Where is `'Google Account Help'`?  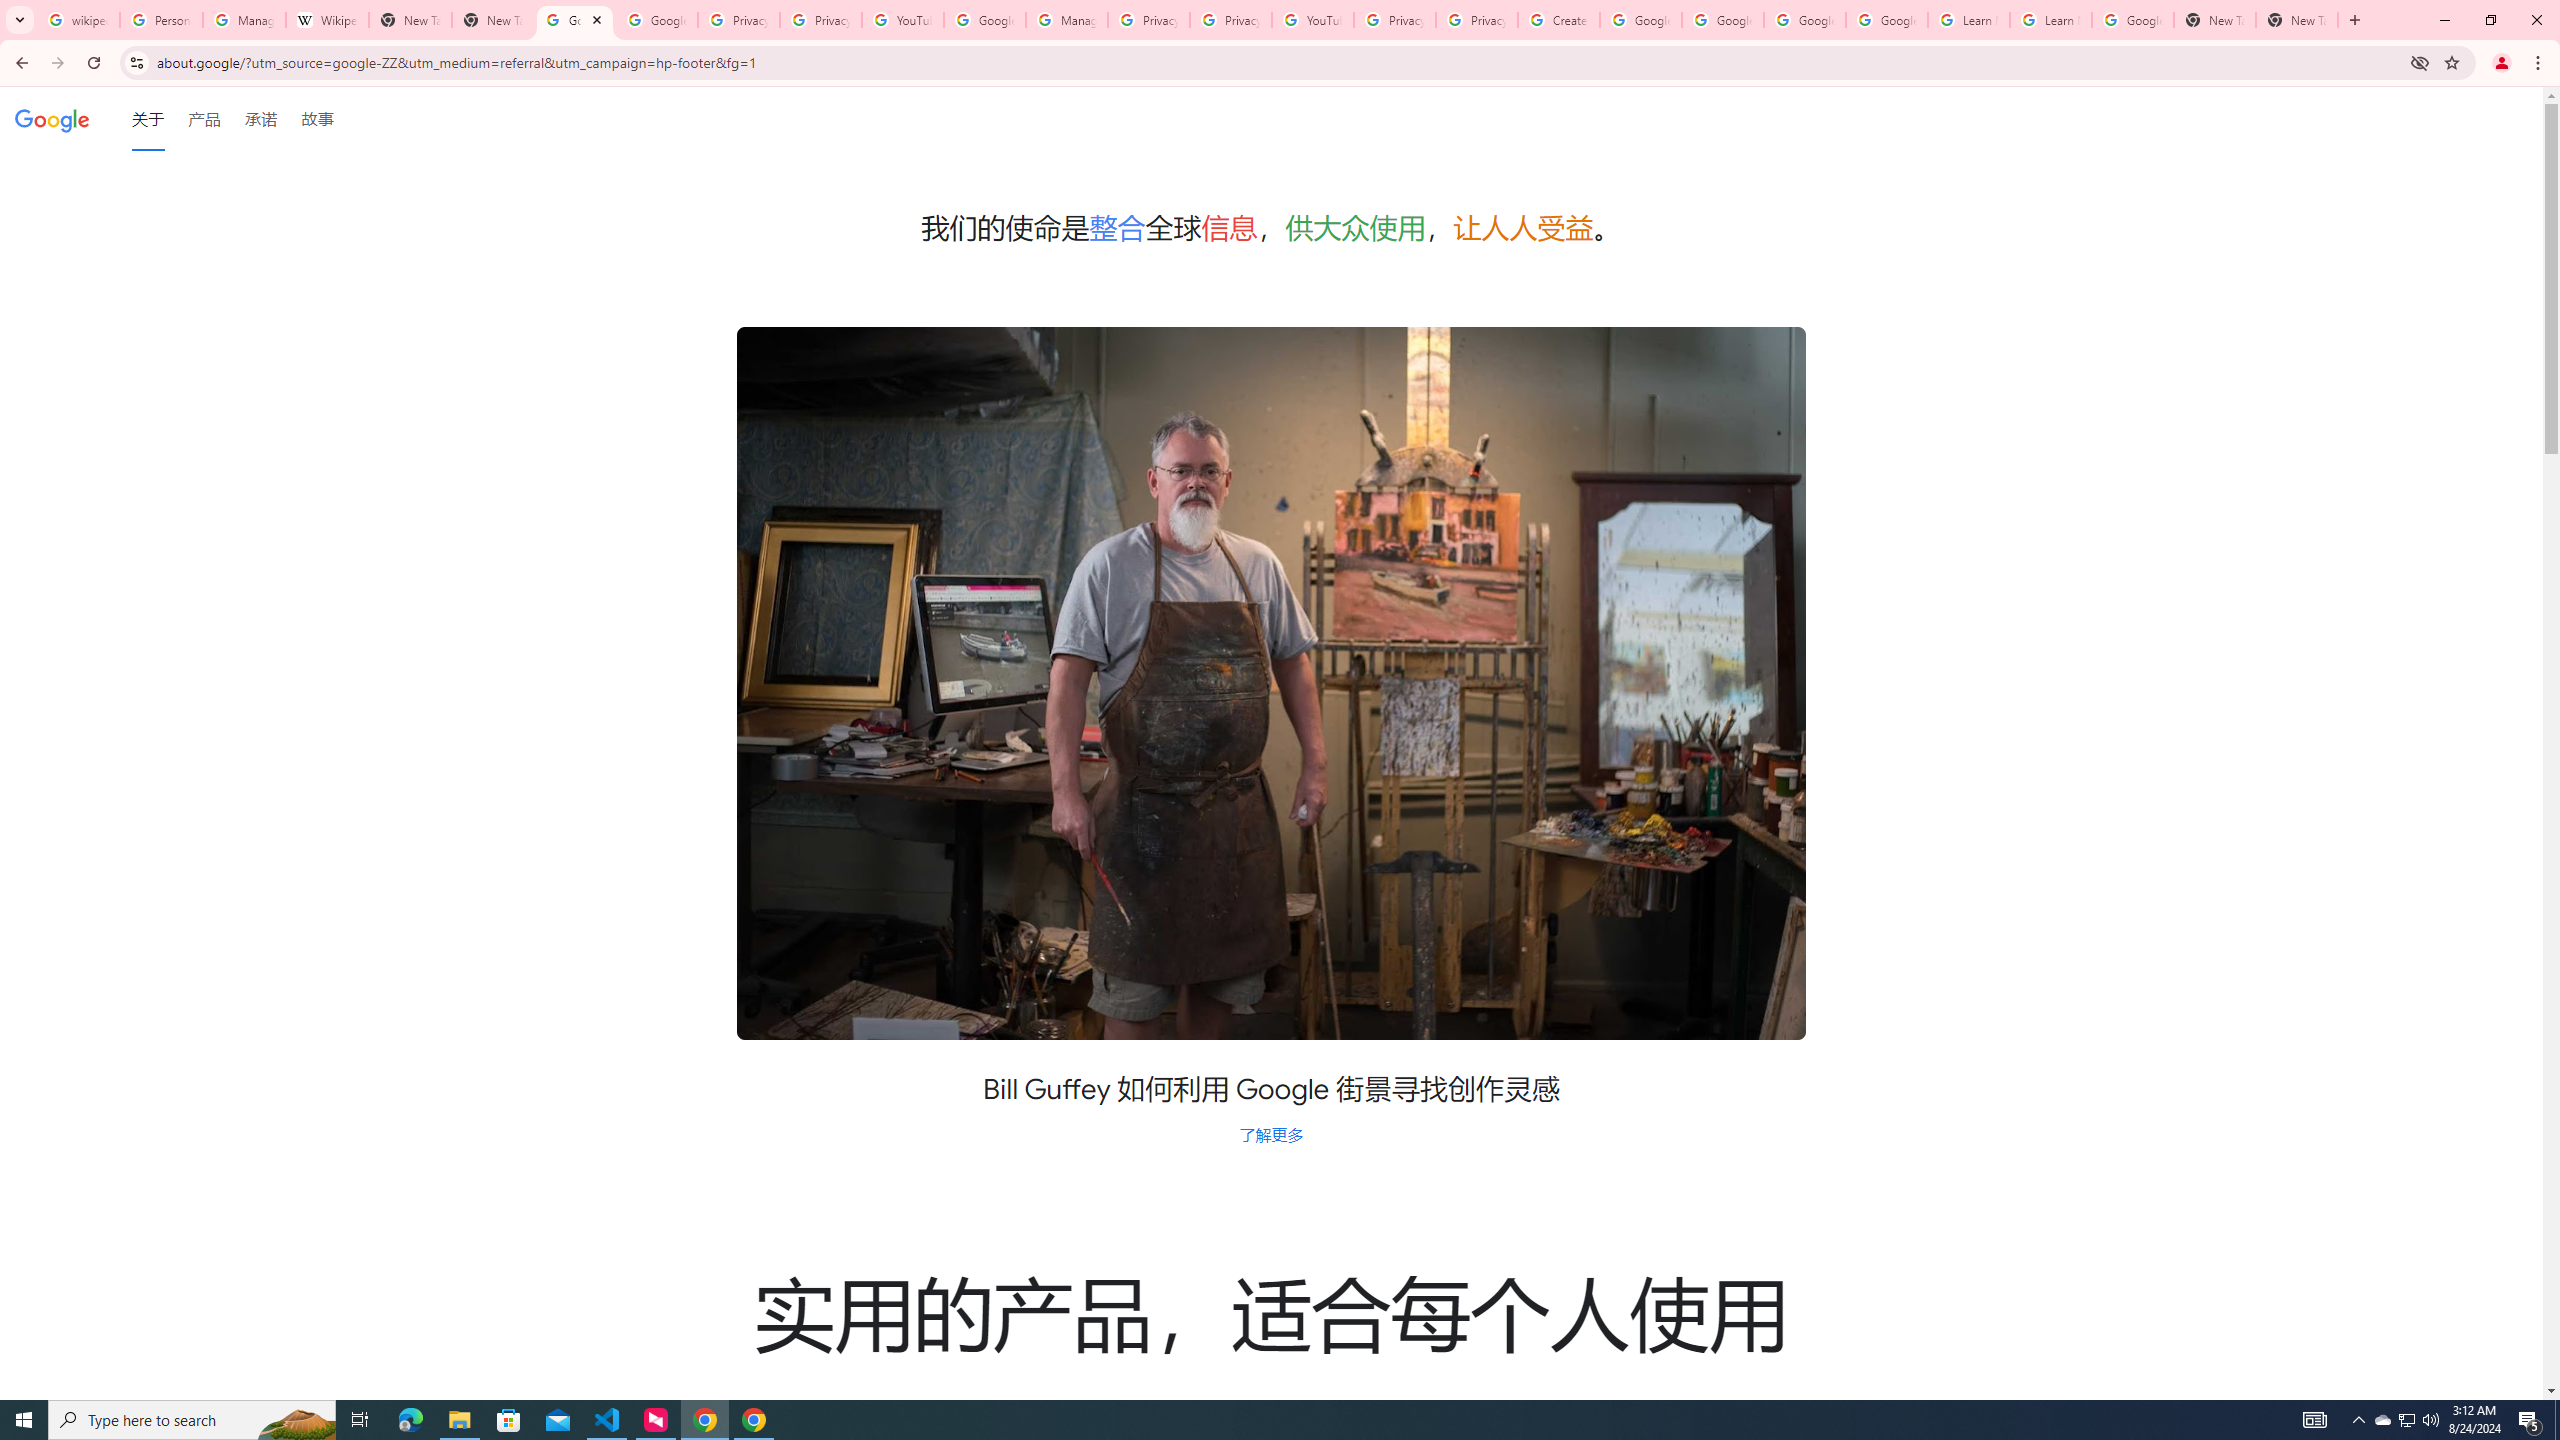
'Google Account Help' is located at coordinates (1805, 19).